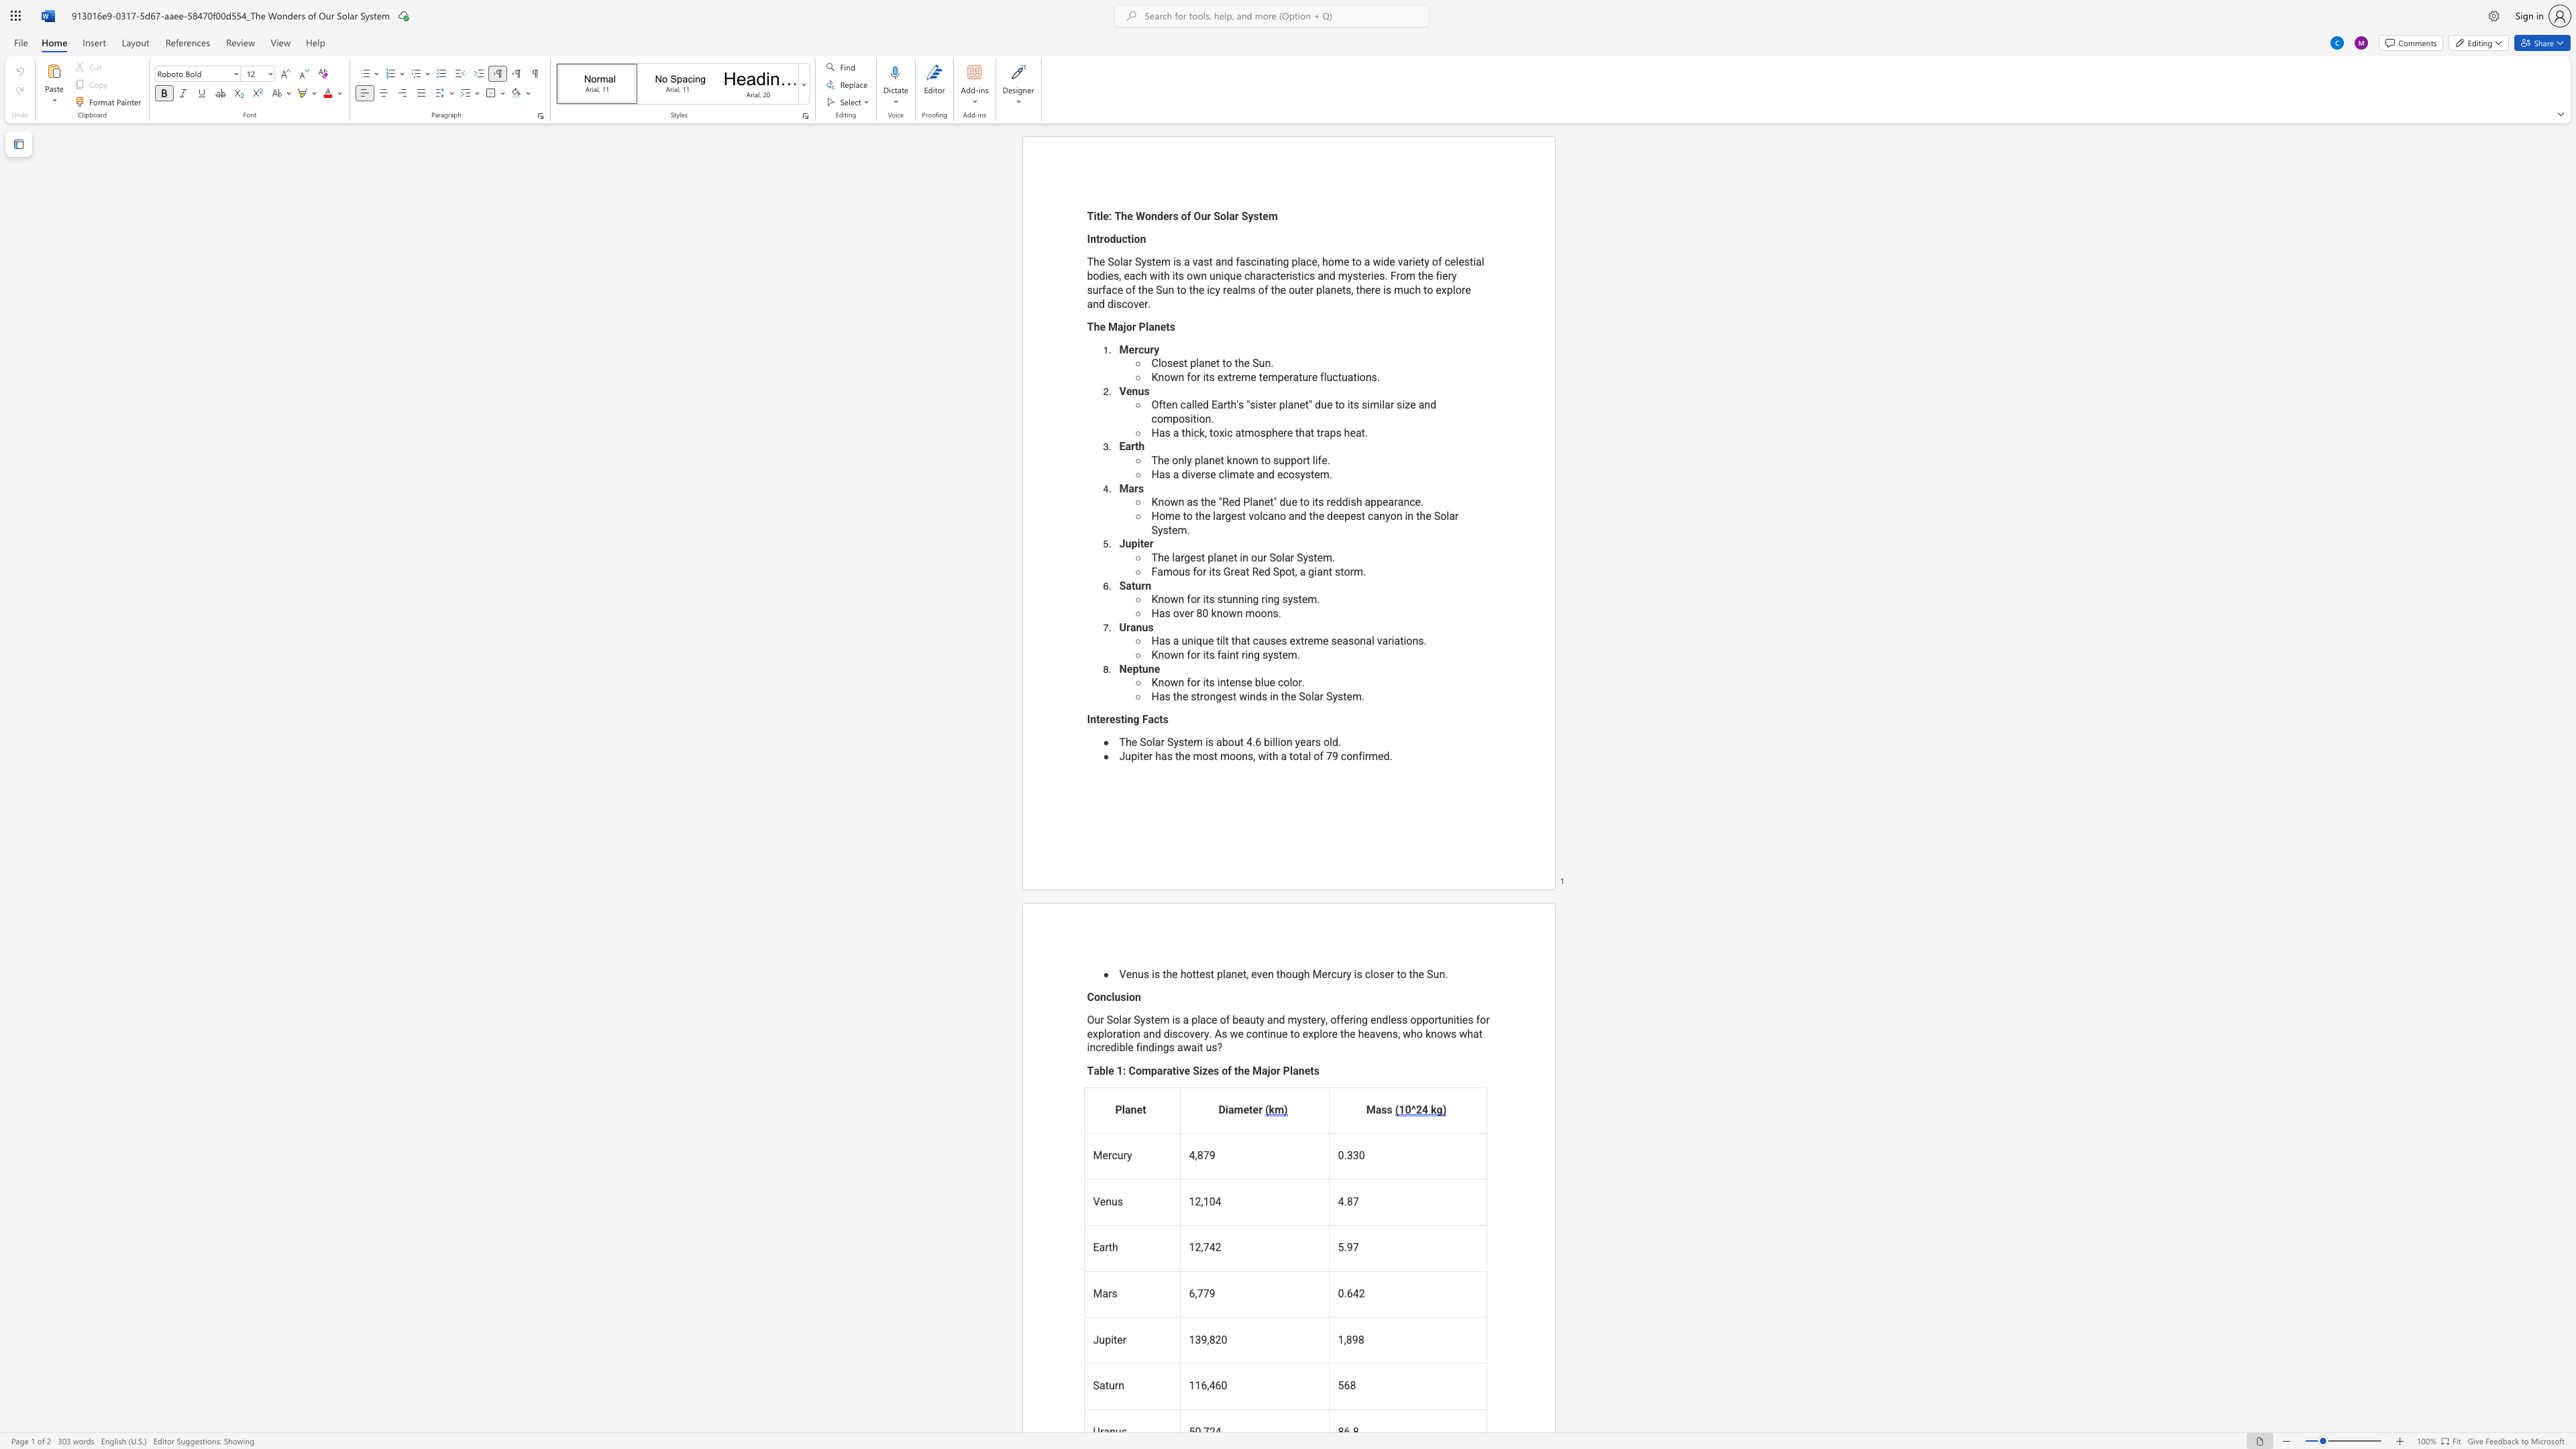 This screenshot has width=2576, height=1449. Describe the element at coordinates (1092, 238) in the screenshot. I see `the 1th character "n" in the text` at that location.